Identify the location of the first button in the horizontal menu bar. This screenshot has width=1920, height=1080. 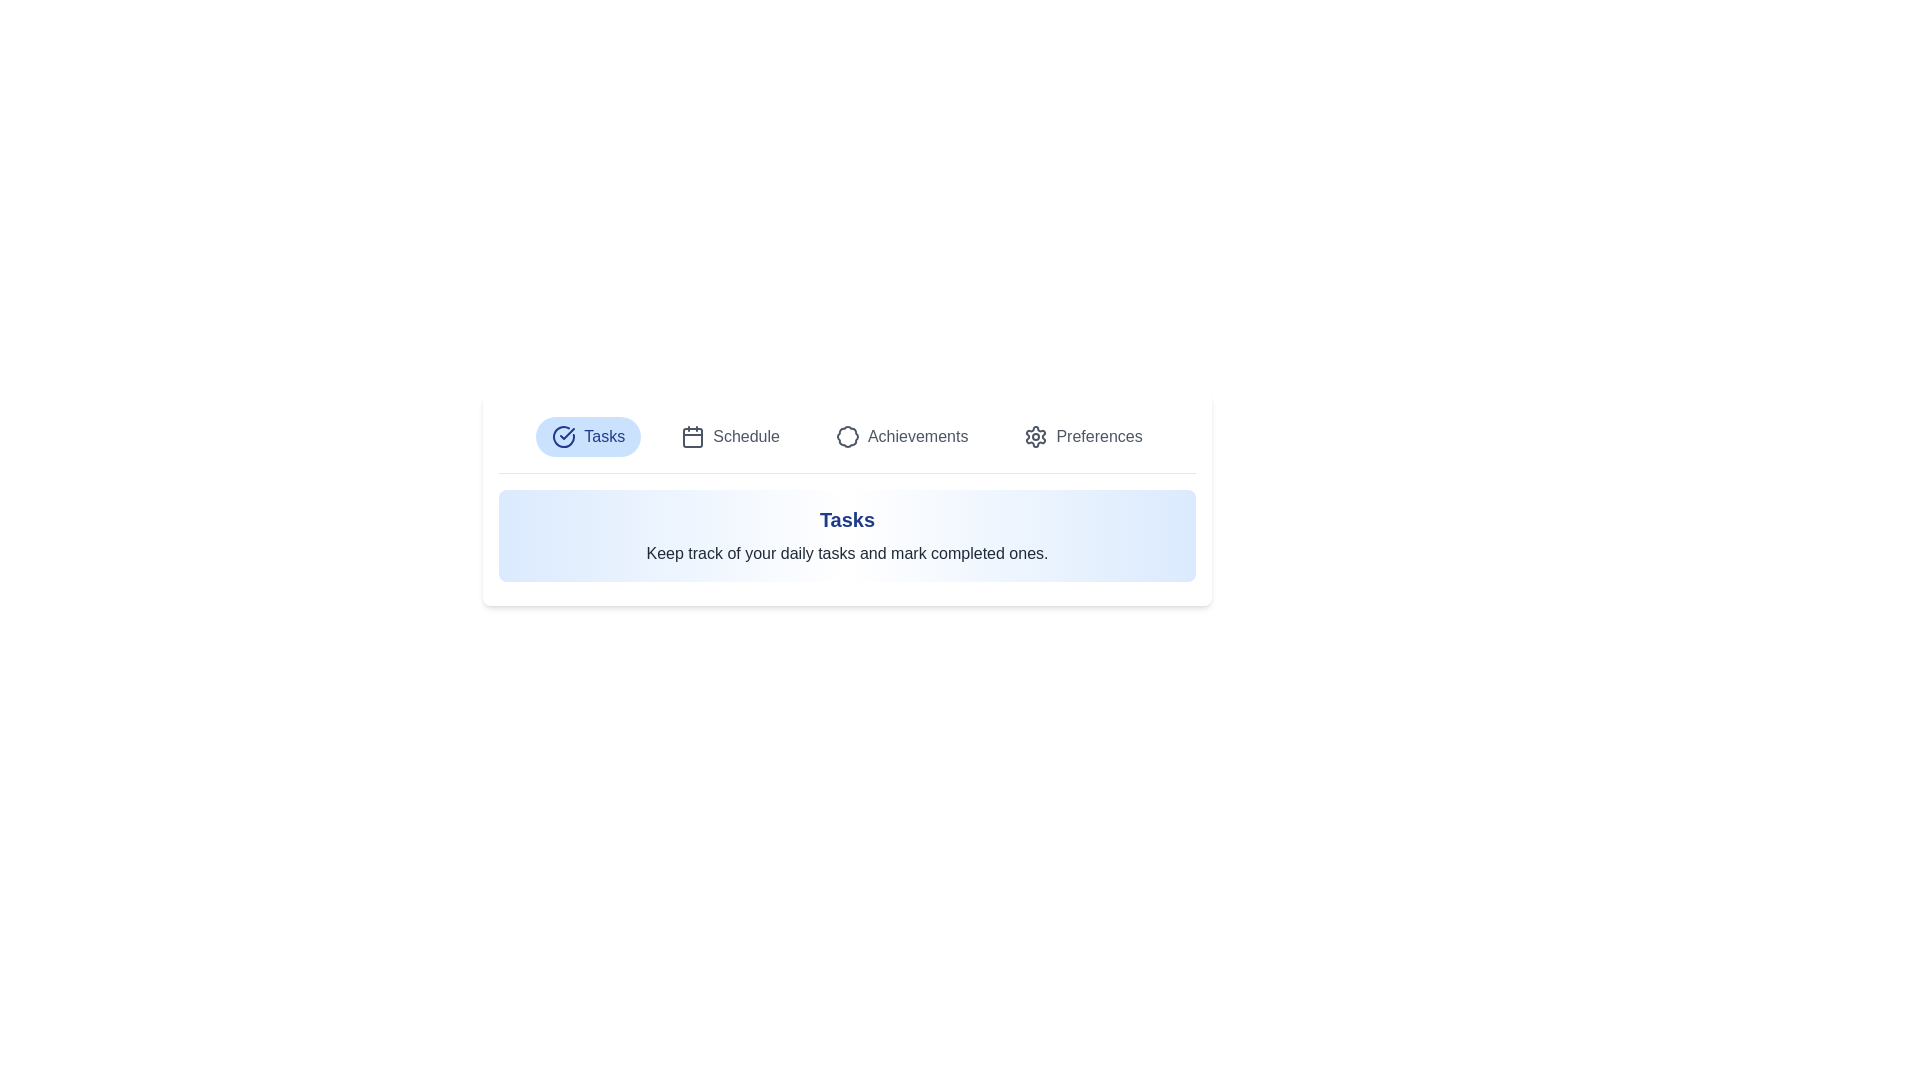
(587, 435).